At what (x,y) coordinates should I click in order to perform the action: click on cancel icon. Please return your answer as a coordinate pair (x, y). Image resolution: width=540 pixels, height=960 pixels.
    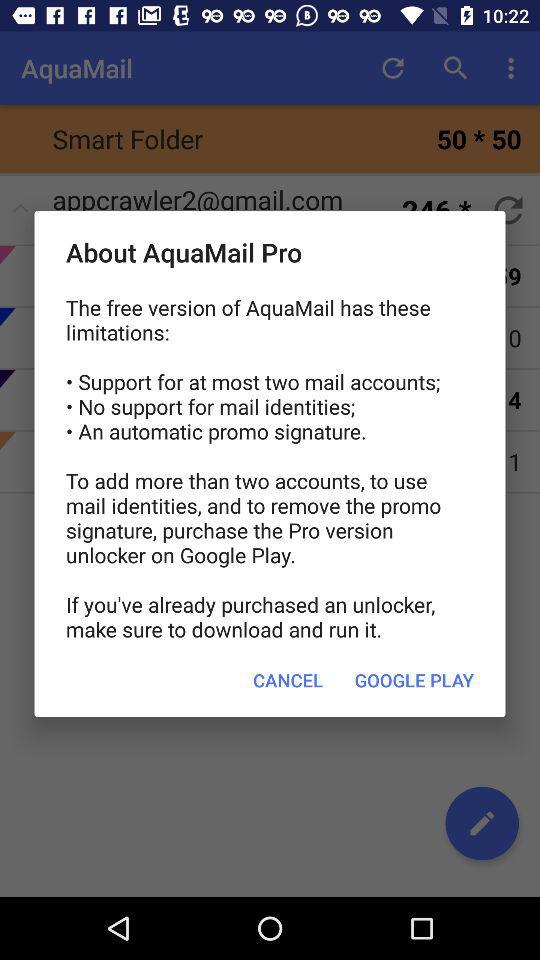
    Looking at the image, I should click on (287, 680).